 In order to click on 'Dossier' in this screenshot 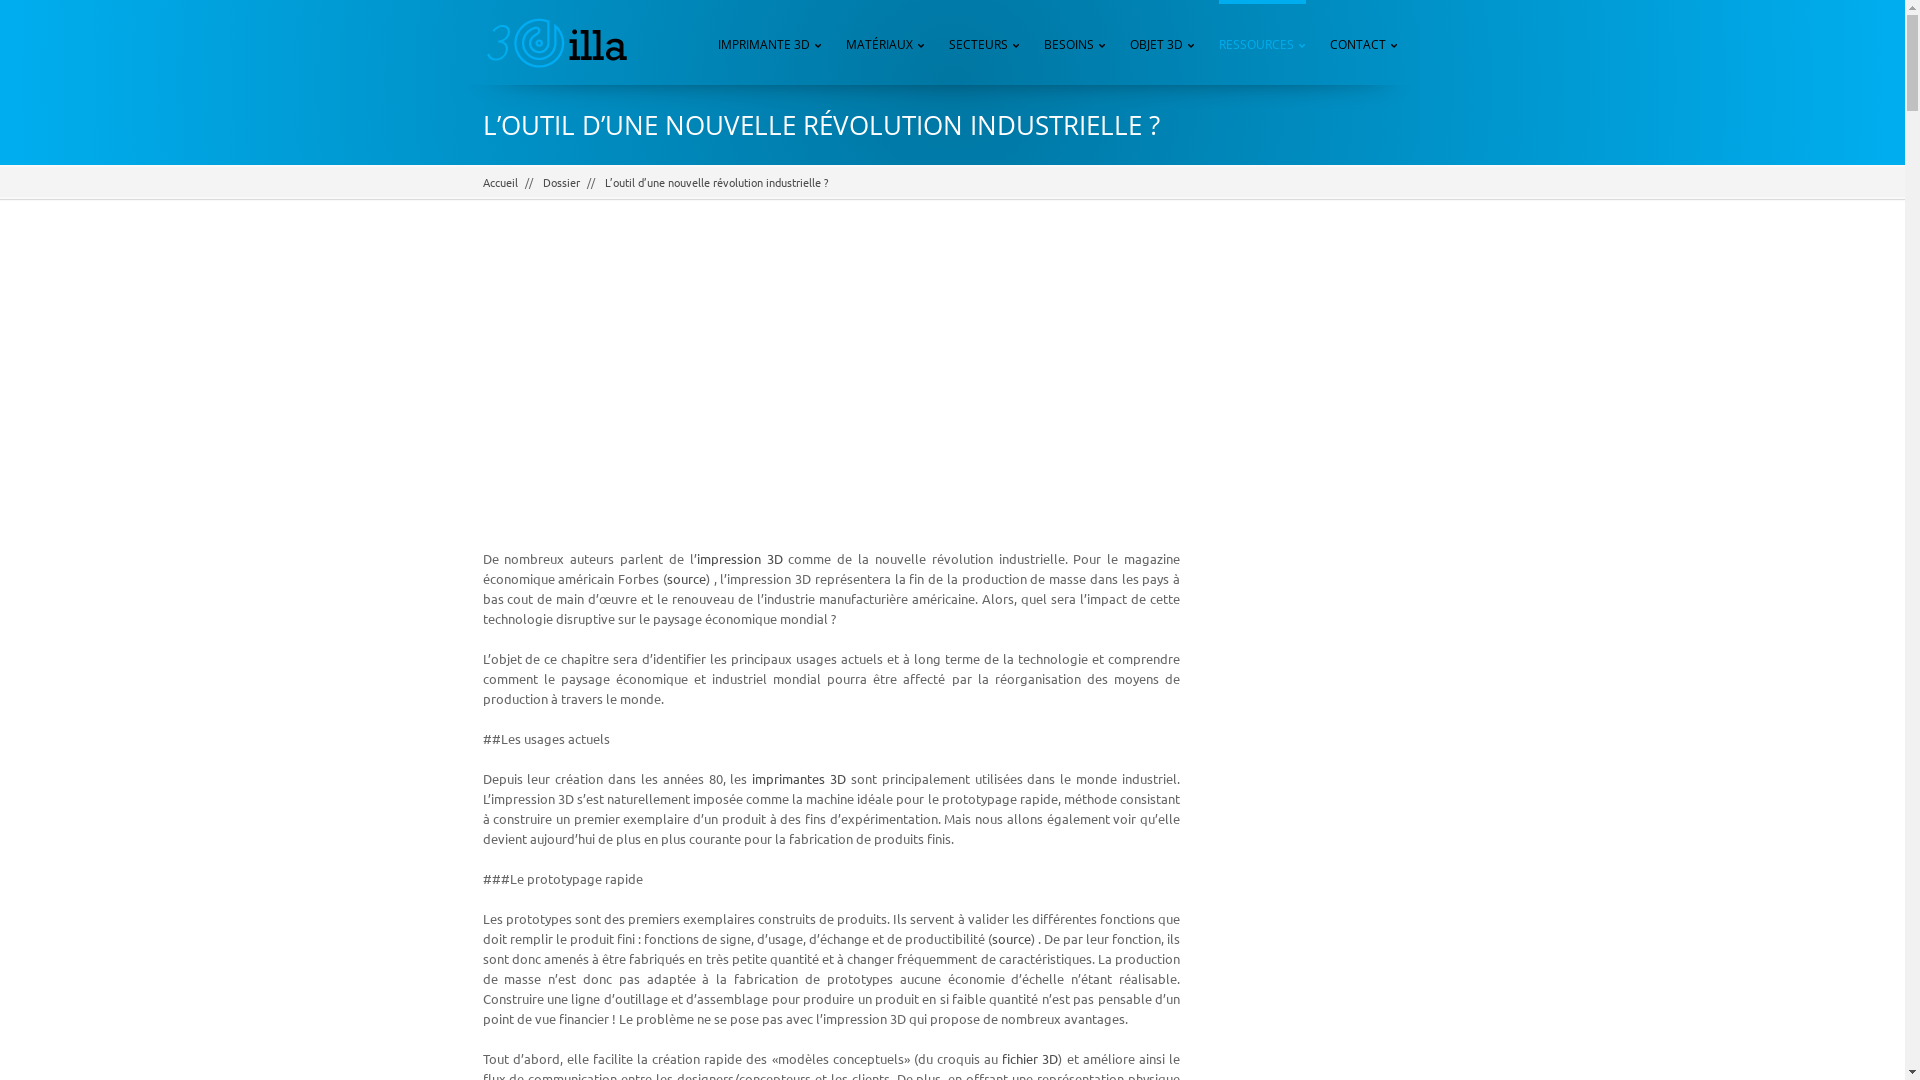, I will do `click(560, 181)`.